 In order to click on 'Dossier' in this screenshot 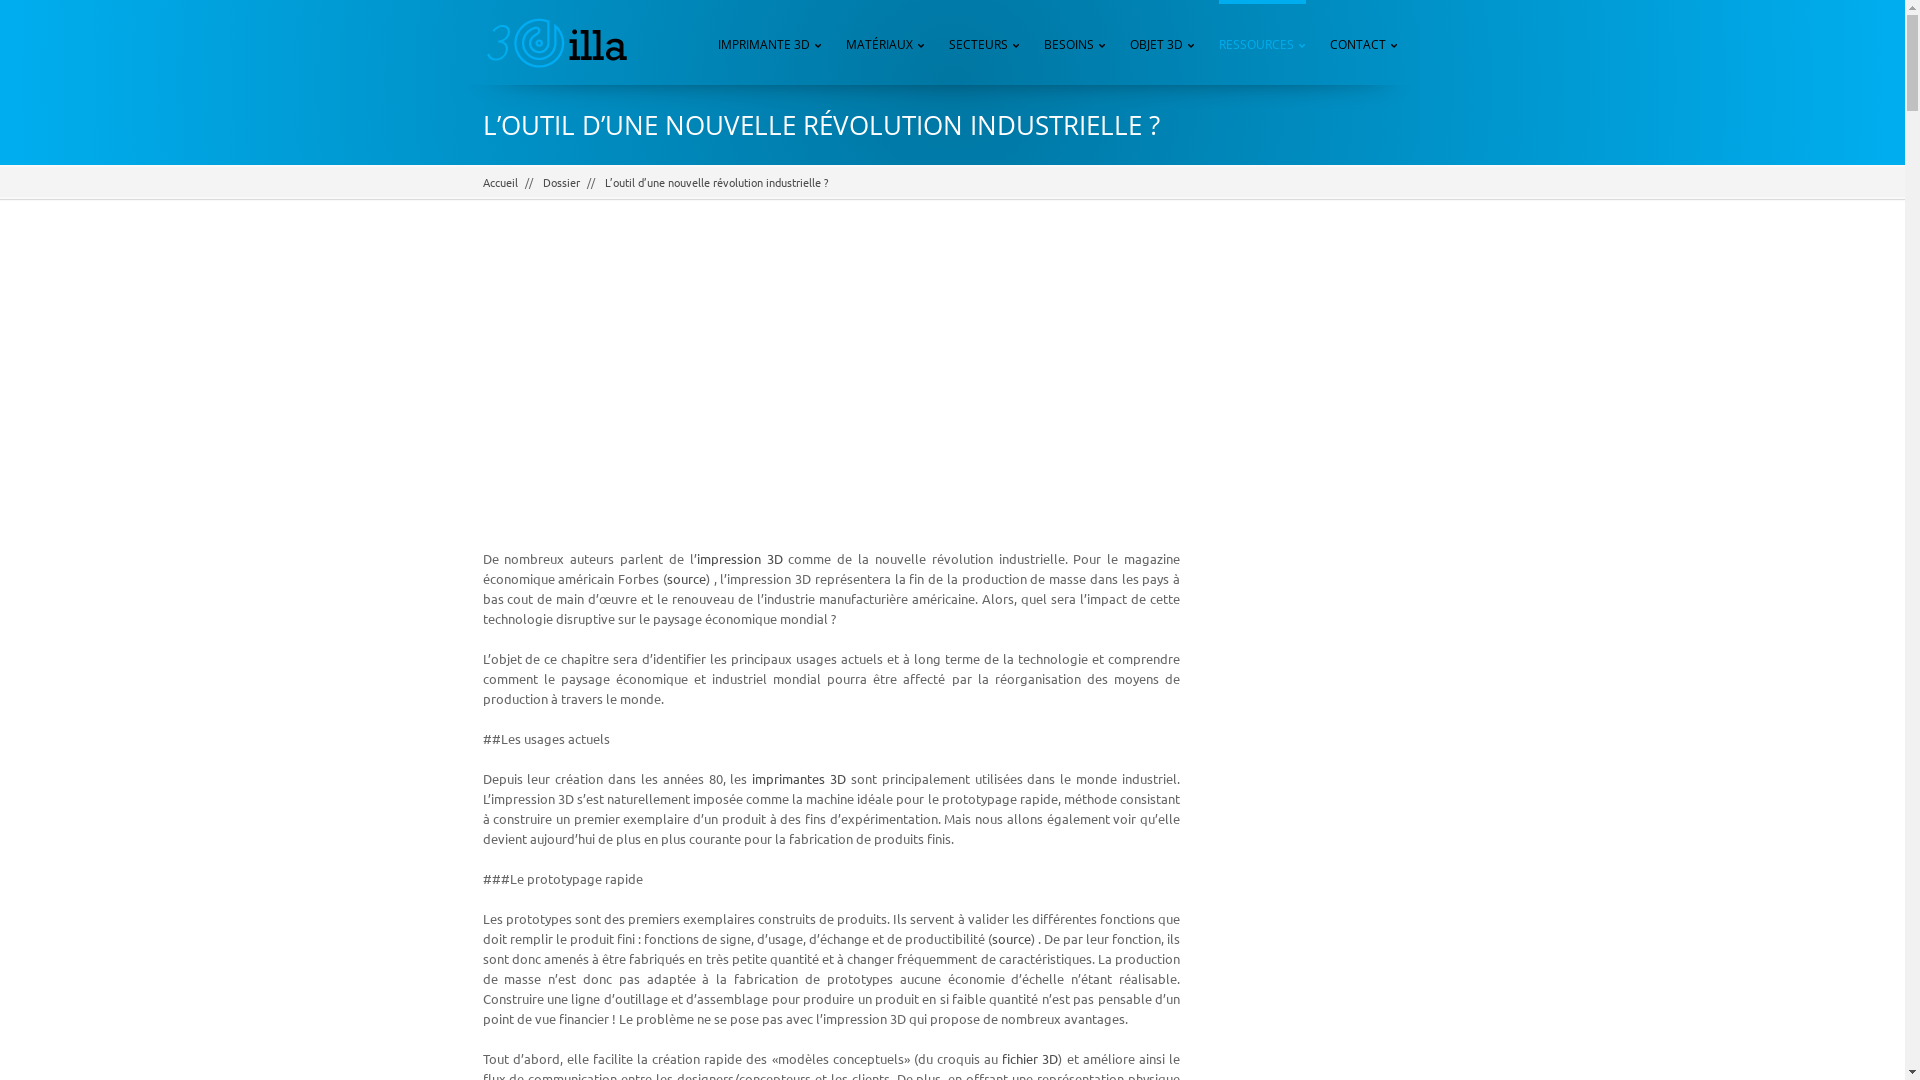, I will do `click(560, 181)`.